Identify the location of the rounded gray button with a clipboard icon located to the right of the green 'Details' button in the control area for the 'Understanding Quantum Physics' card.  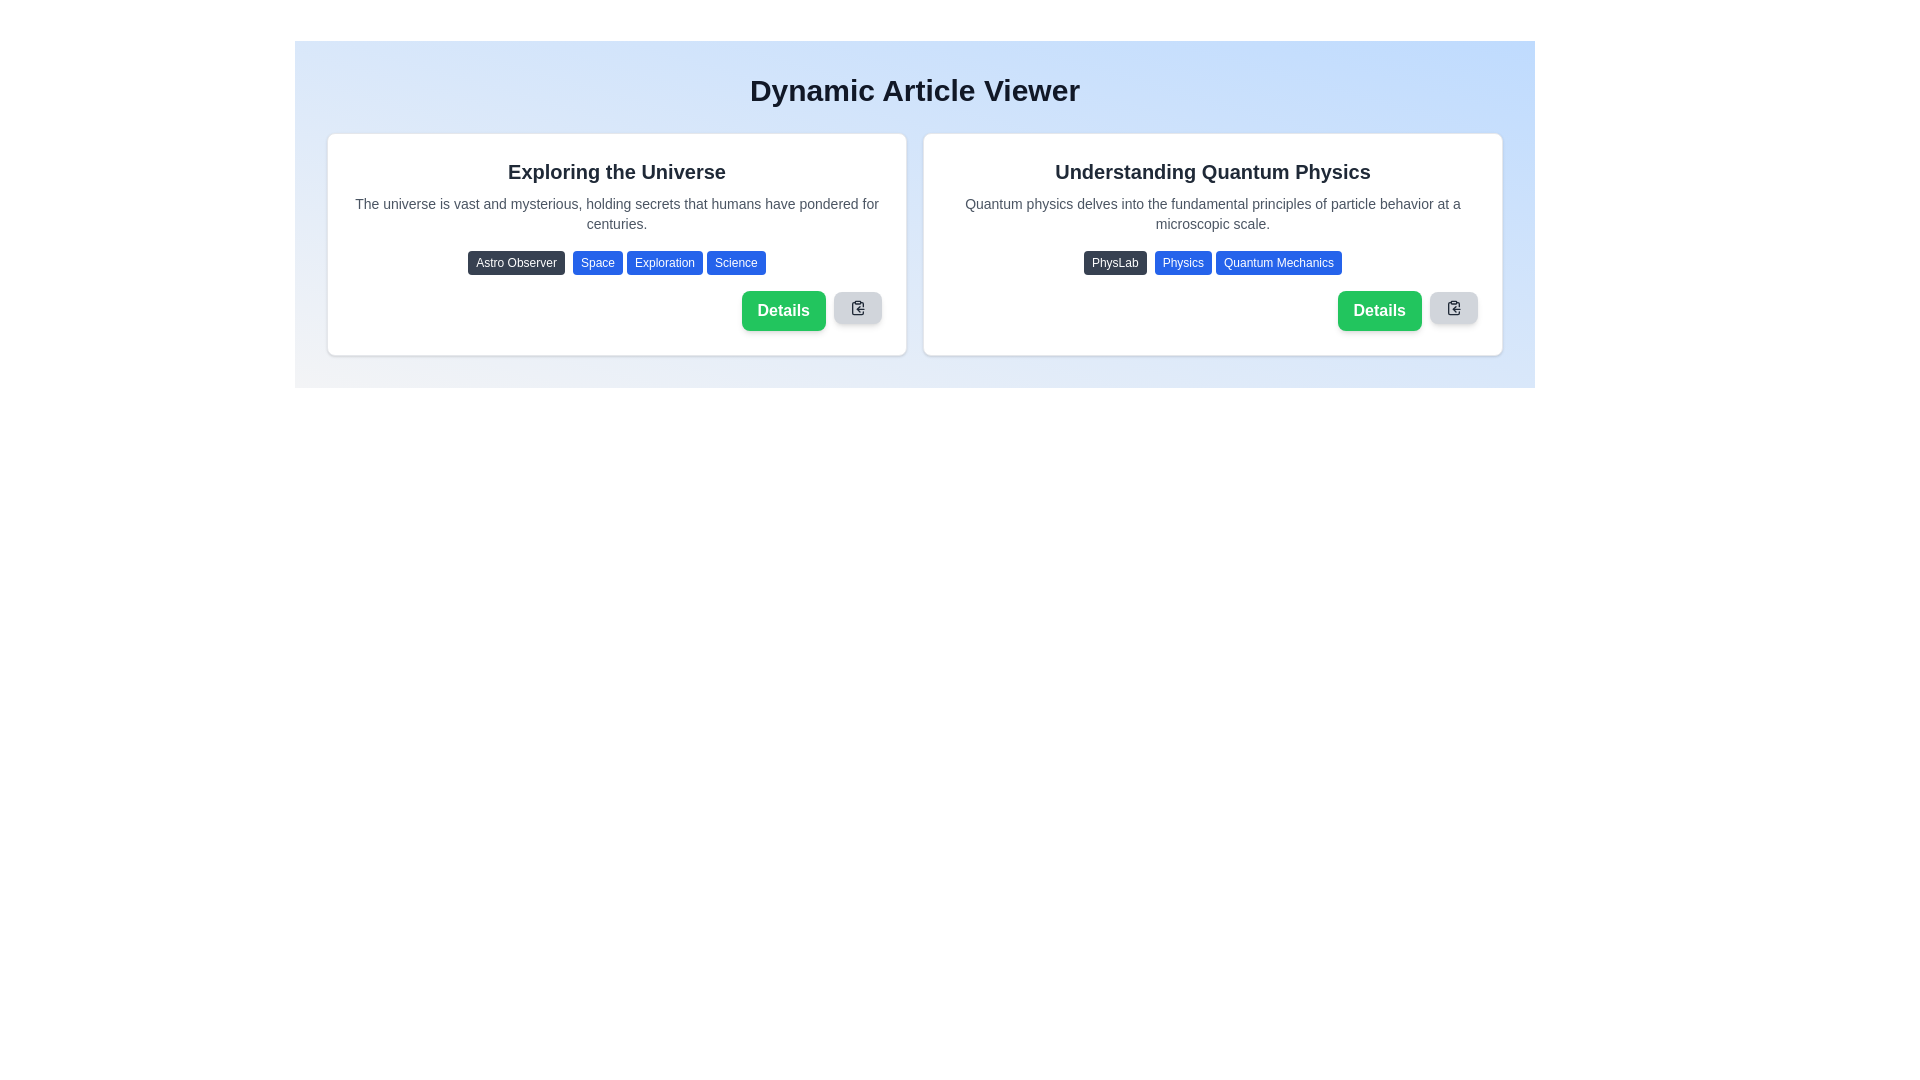
(858, 308).